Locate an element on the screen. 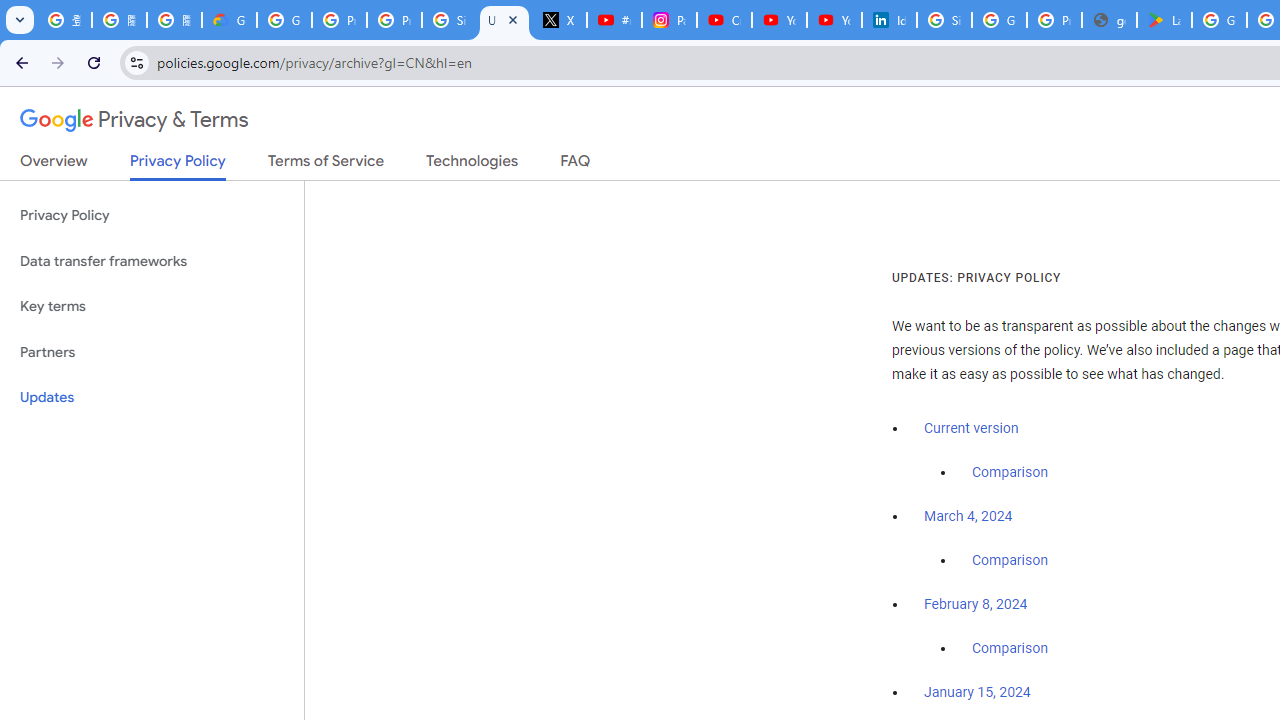 The width and height of the screenshot is (1280, 720). 'January 15, 2024' is located at coordinates (977, 692).